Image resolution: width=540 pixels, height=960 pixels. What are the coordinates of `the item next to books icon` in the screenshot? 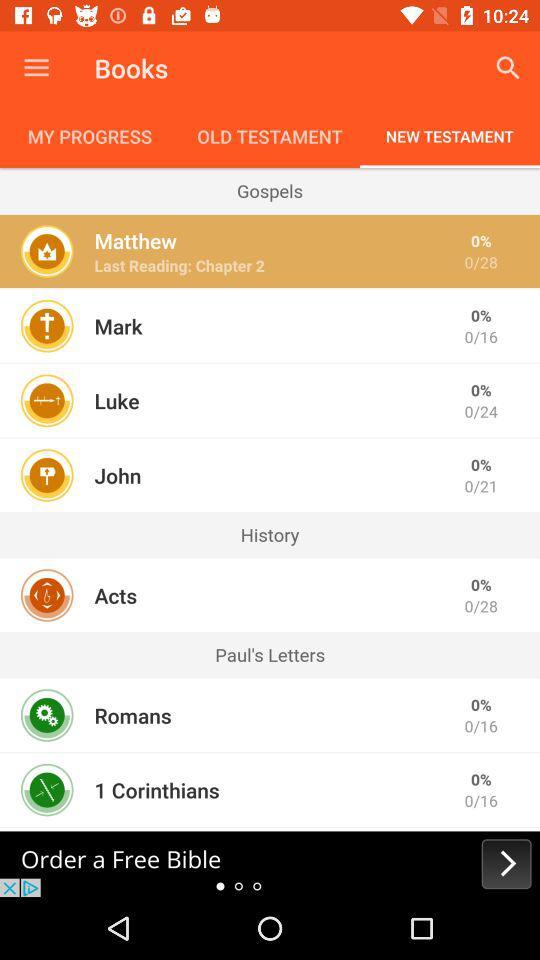 It's located at (36, 68).